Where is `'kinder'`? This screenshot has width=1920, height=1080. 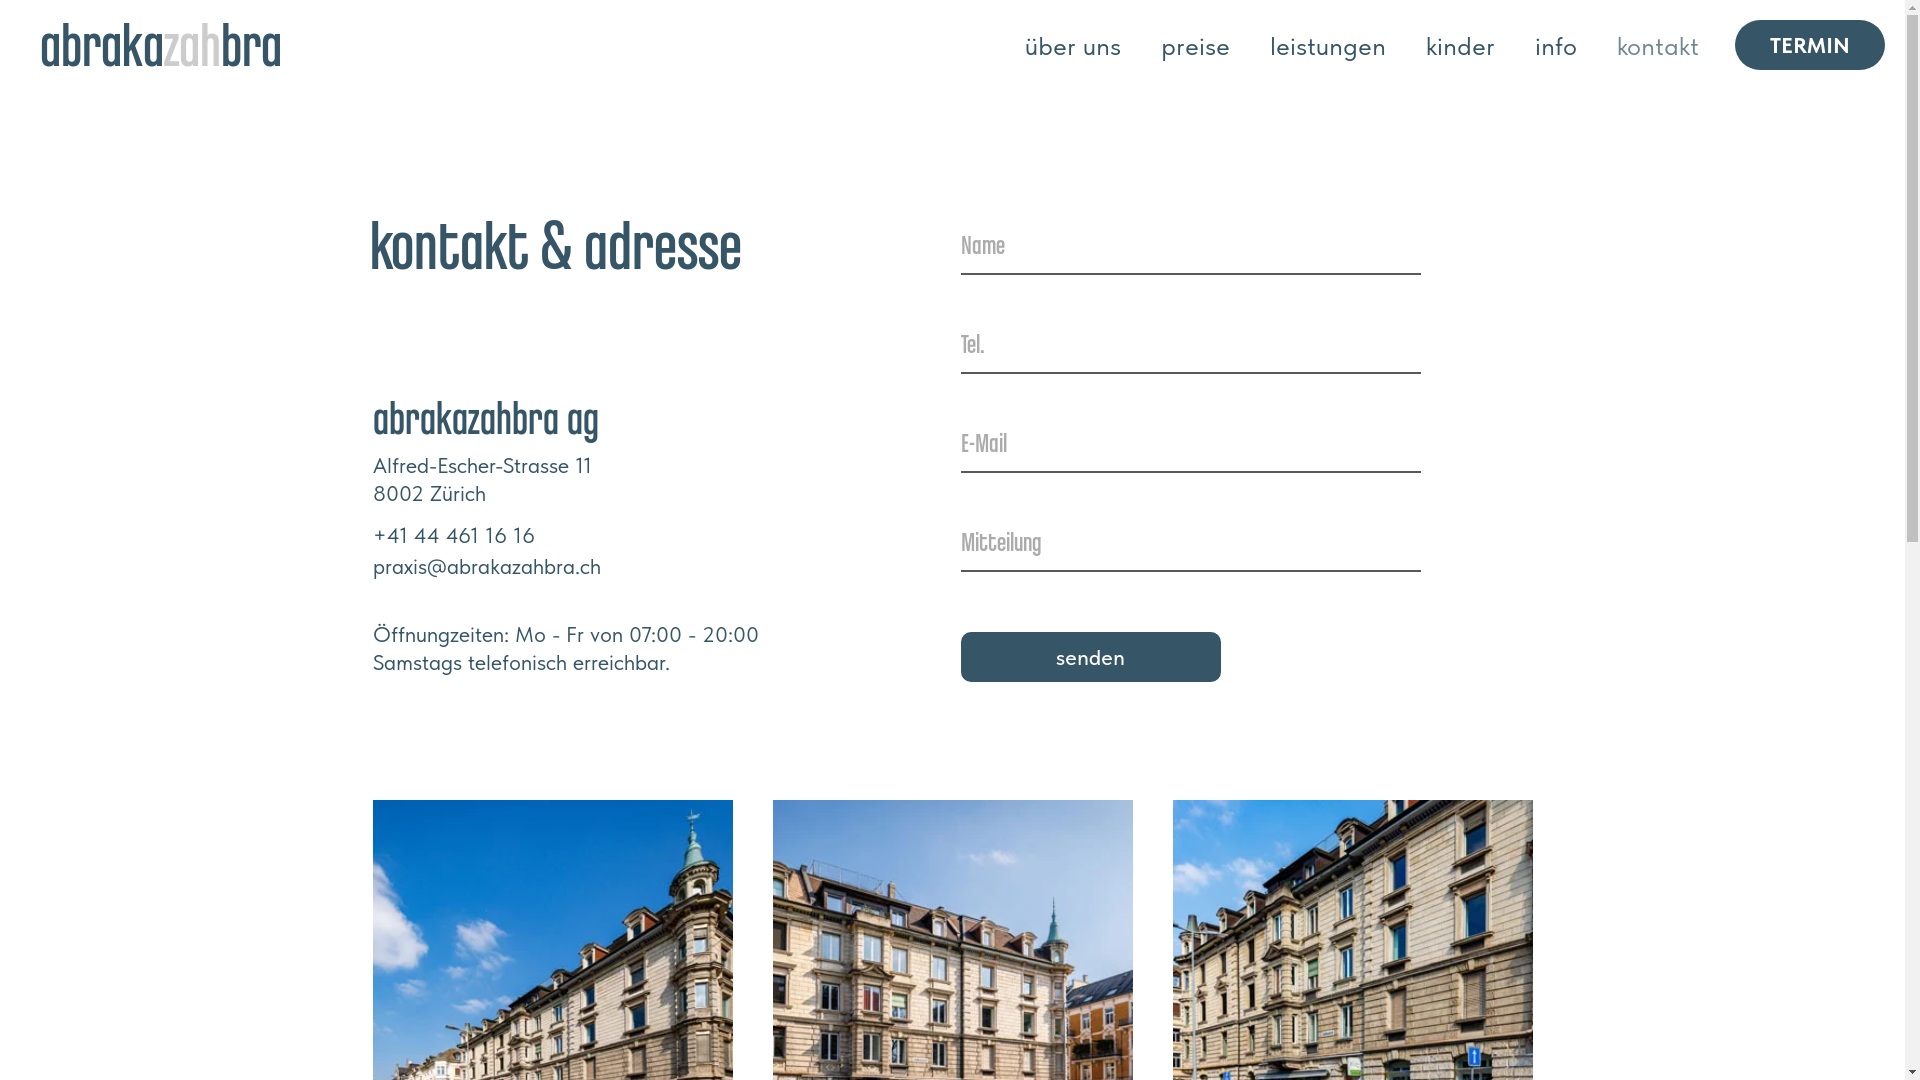 'kinder' is located at coordinates (1460, 45).